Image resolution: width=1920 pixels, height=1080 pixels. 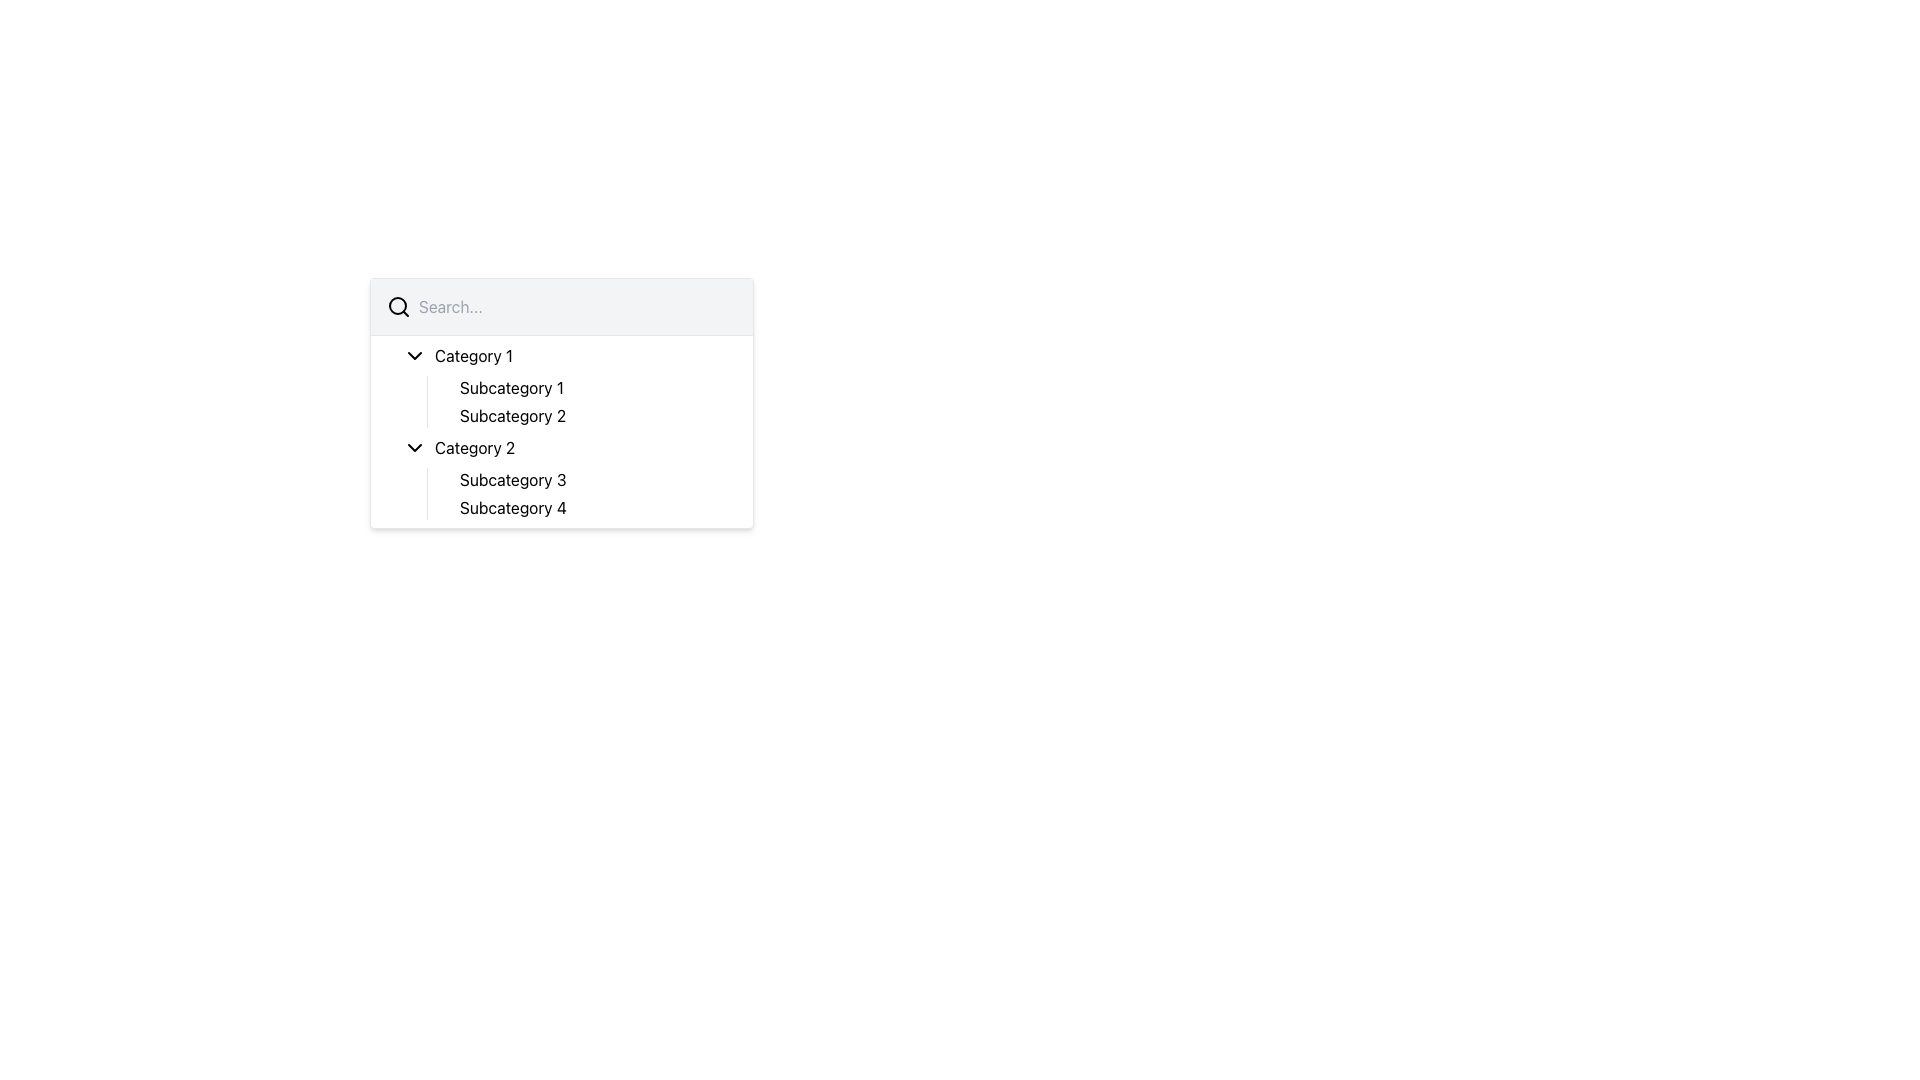 I want to click on the collapsible menu item labeled 'Category 2' for navigation purposes, so click(x=569, y=446).